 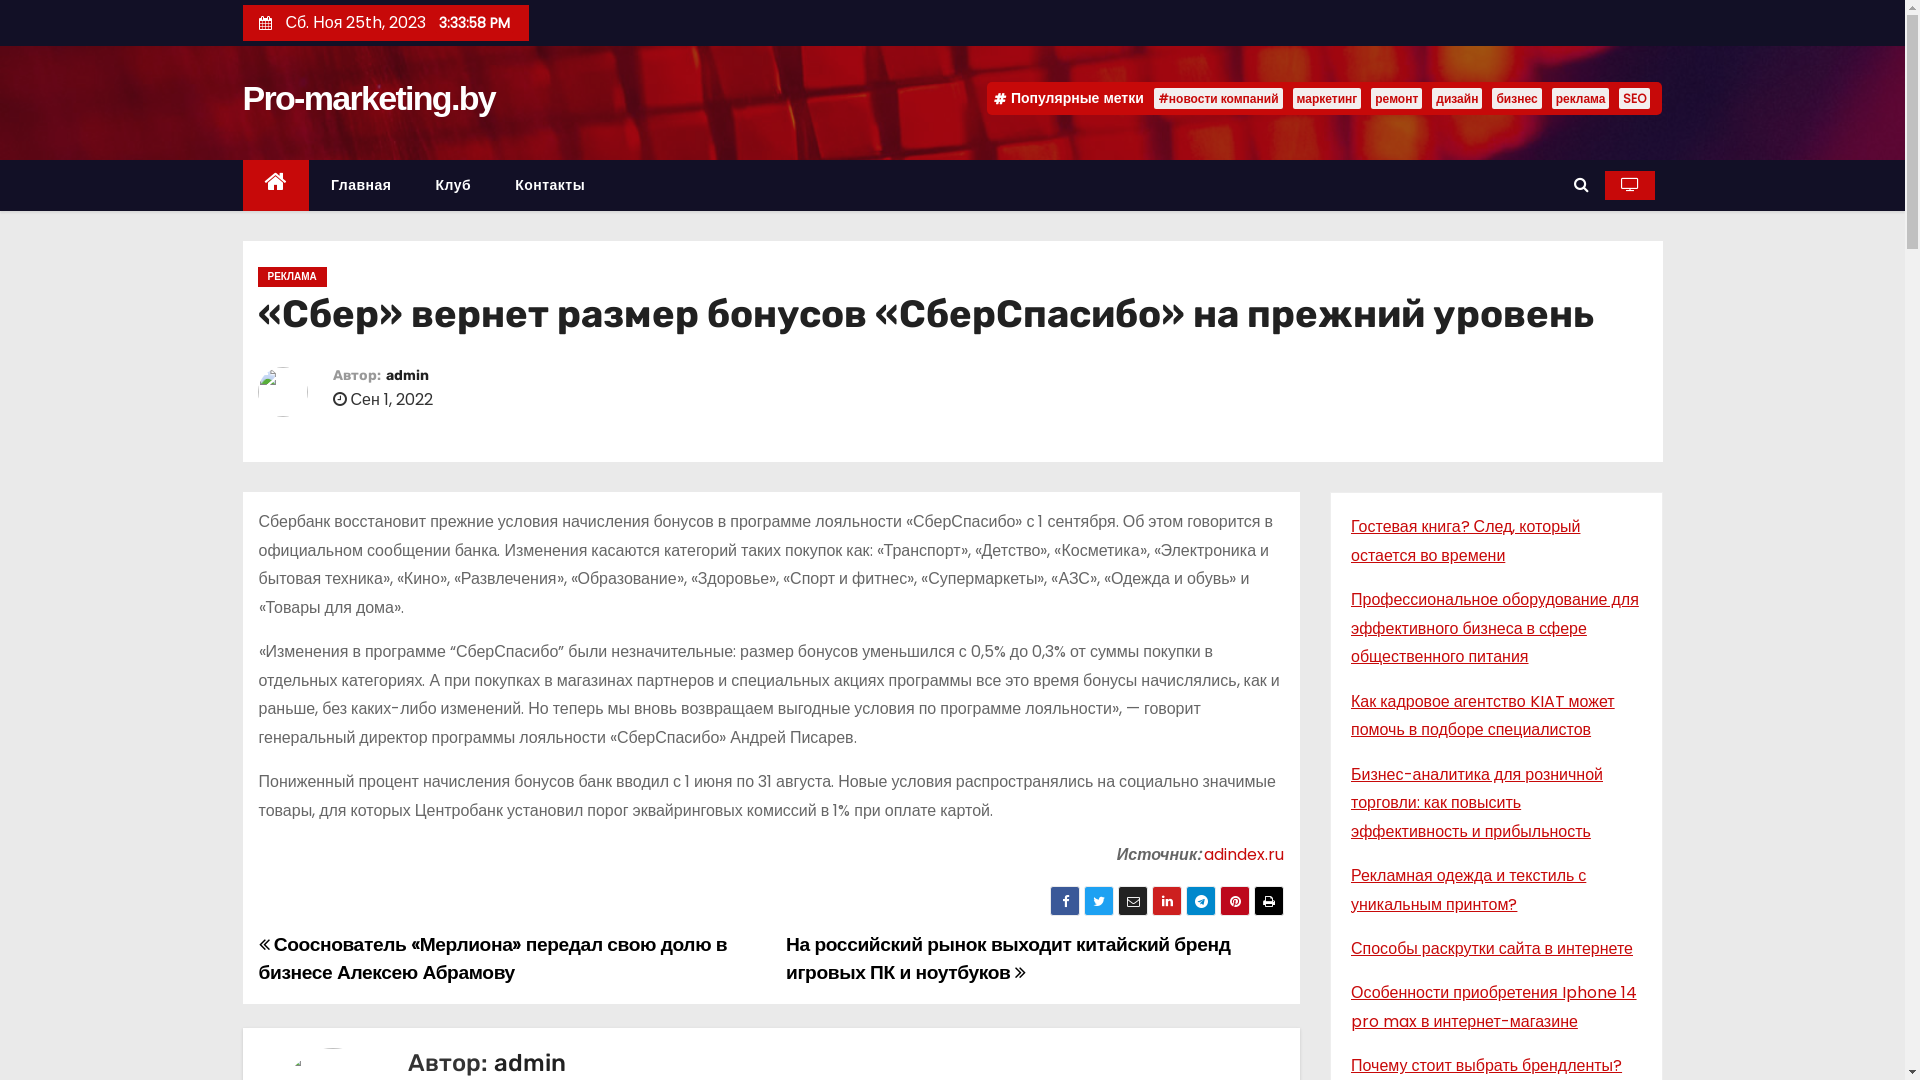 I want to click on 'admin', so click(x=529, y=1062).